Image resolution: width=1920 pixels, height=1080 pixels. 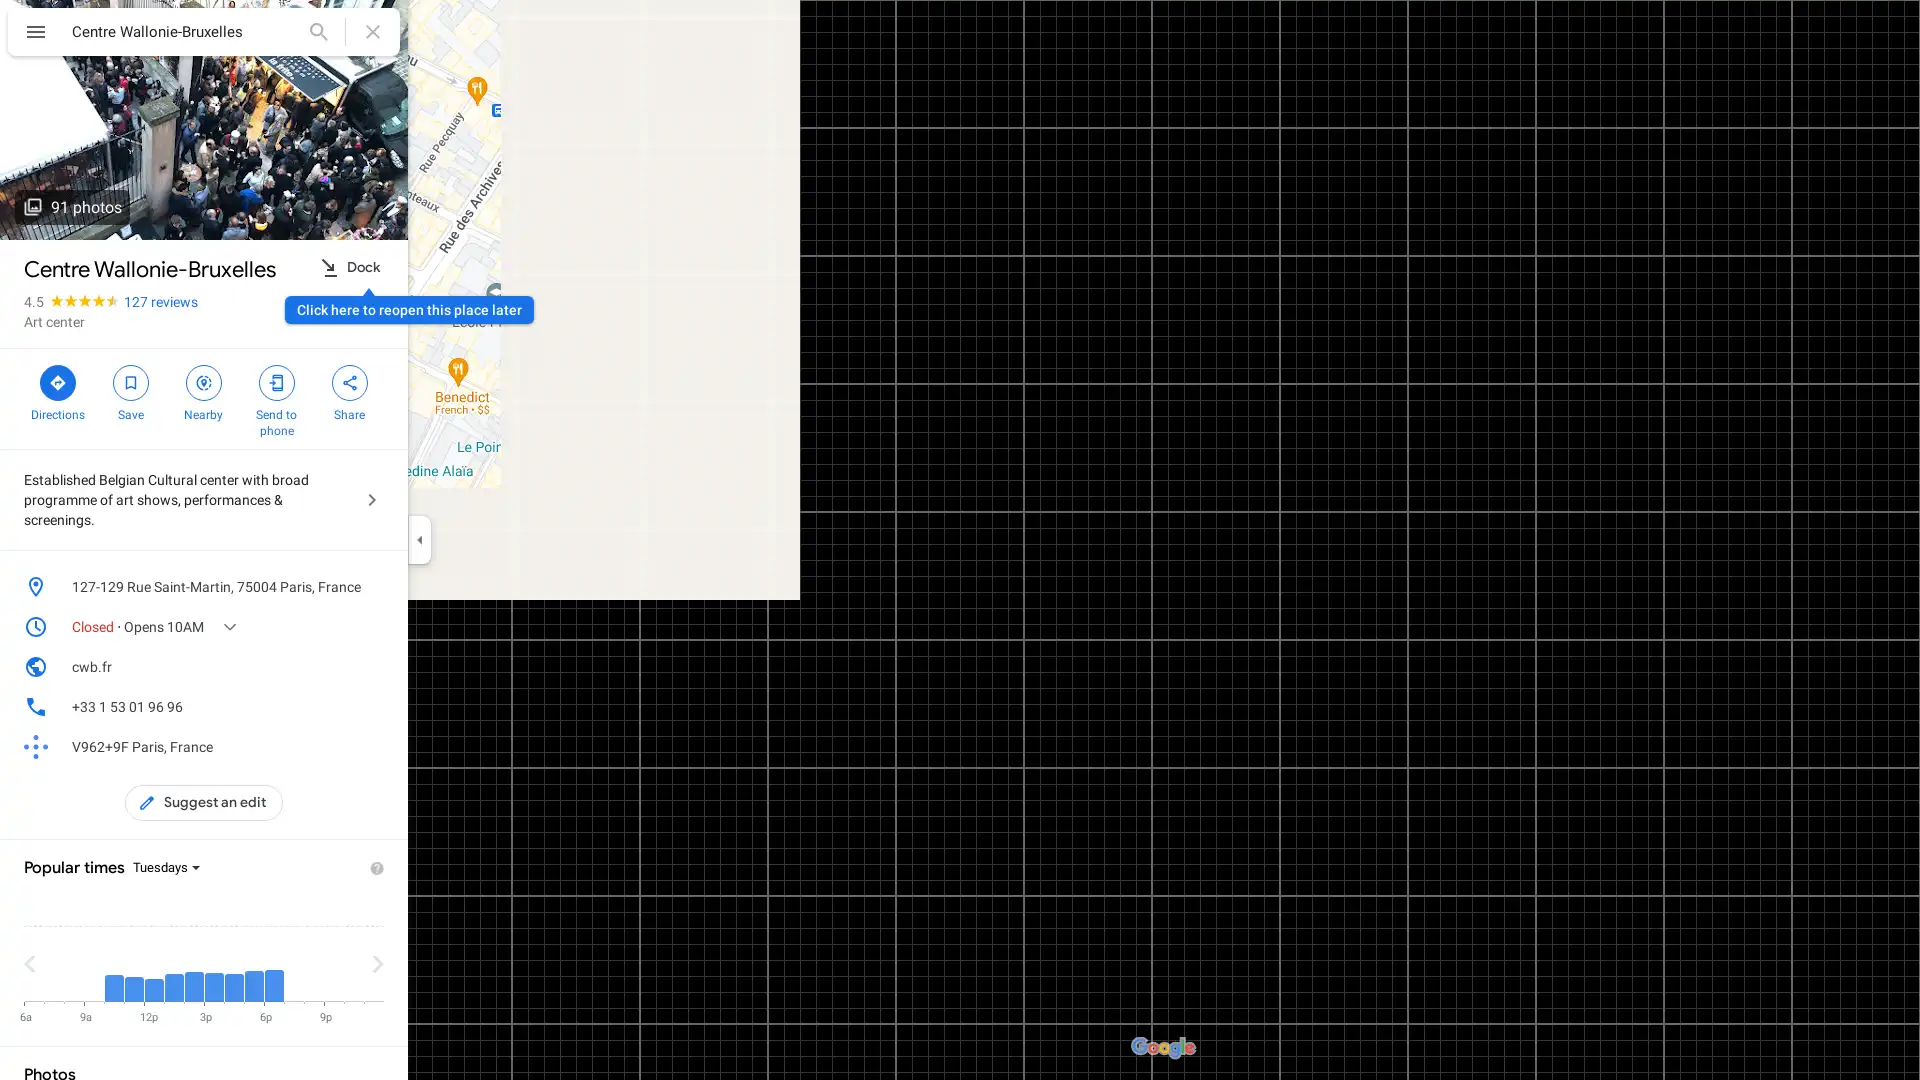 I want to click on 91 photos, so click(x=72, y=207).